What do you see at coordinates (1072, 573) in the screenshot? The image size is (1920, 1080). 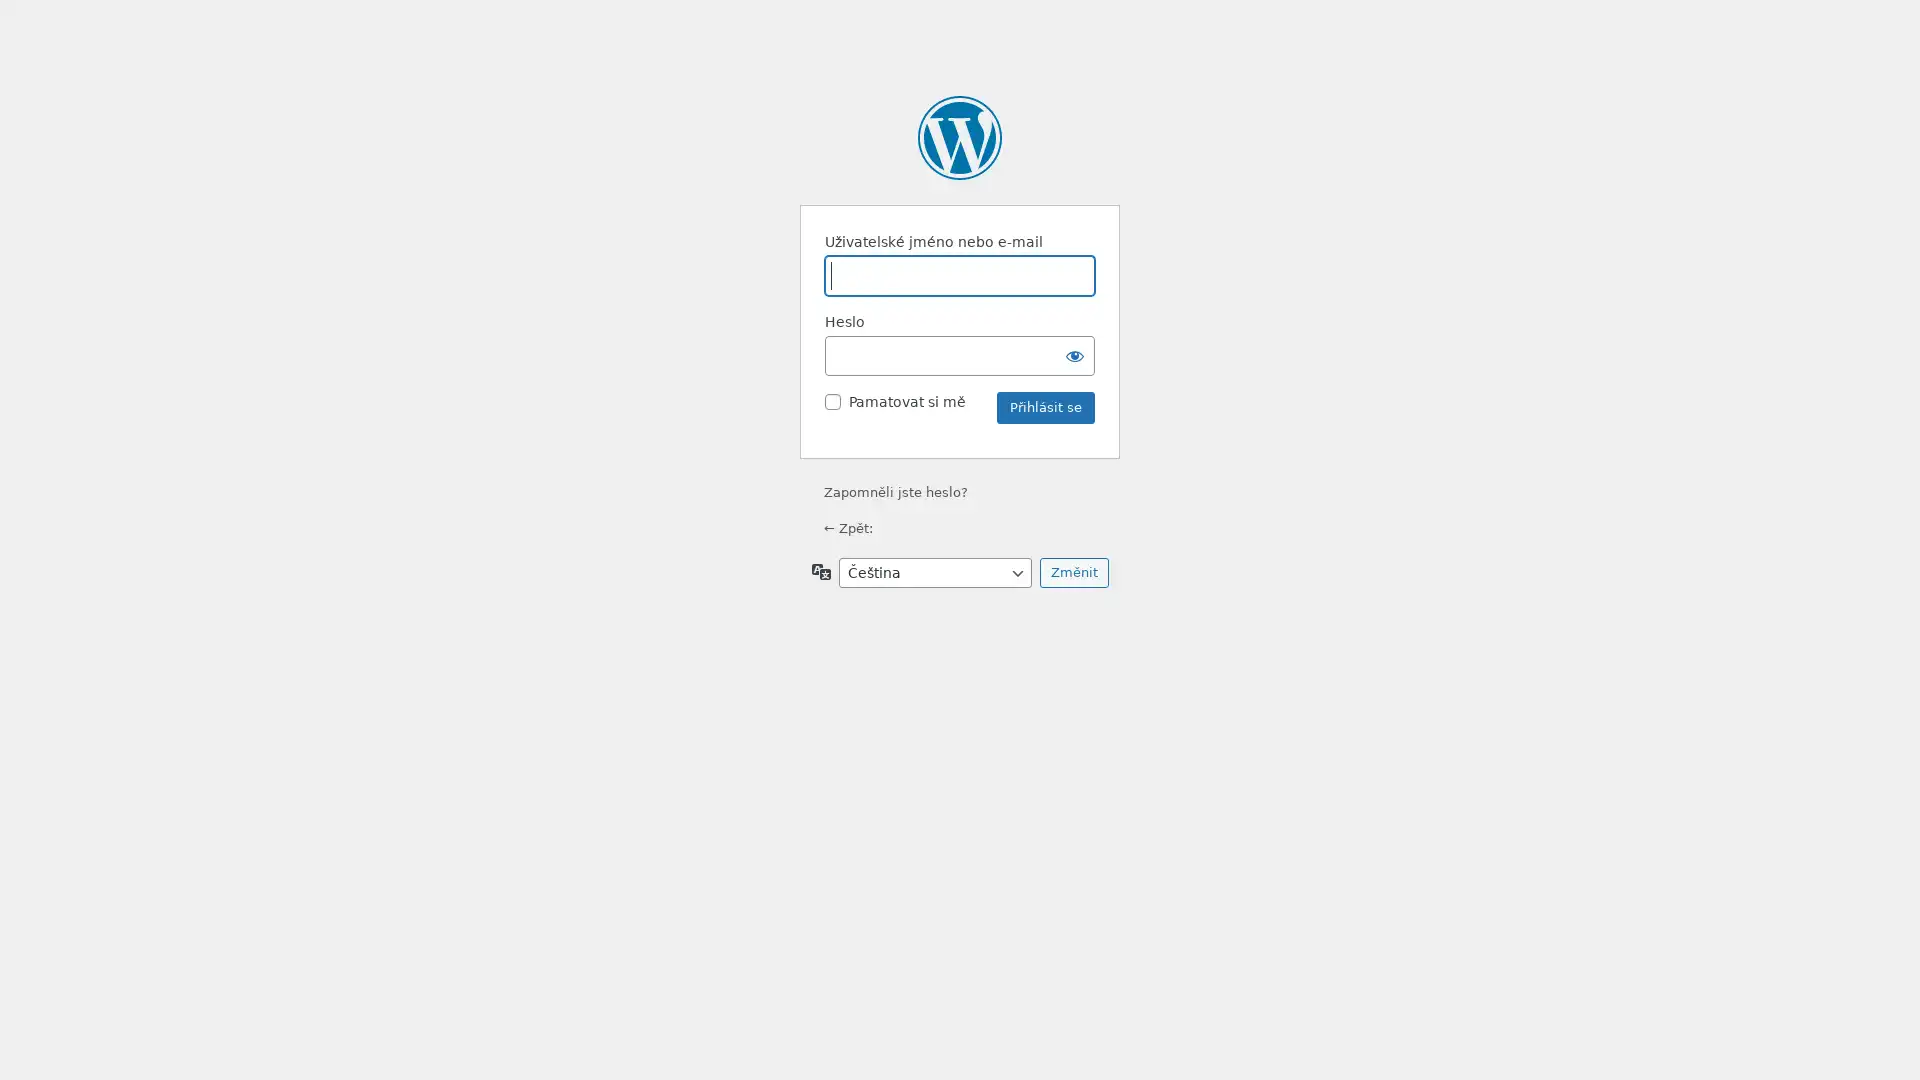 I see `Zmenit` at bounding box center [1072, 573].